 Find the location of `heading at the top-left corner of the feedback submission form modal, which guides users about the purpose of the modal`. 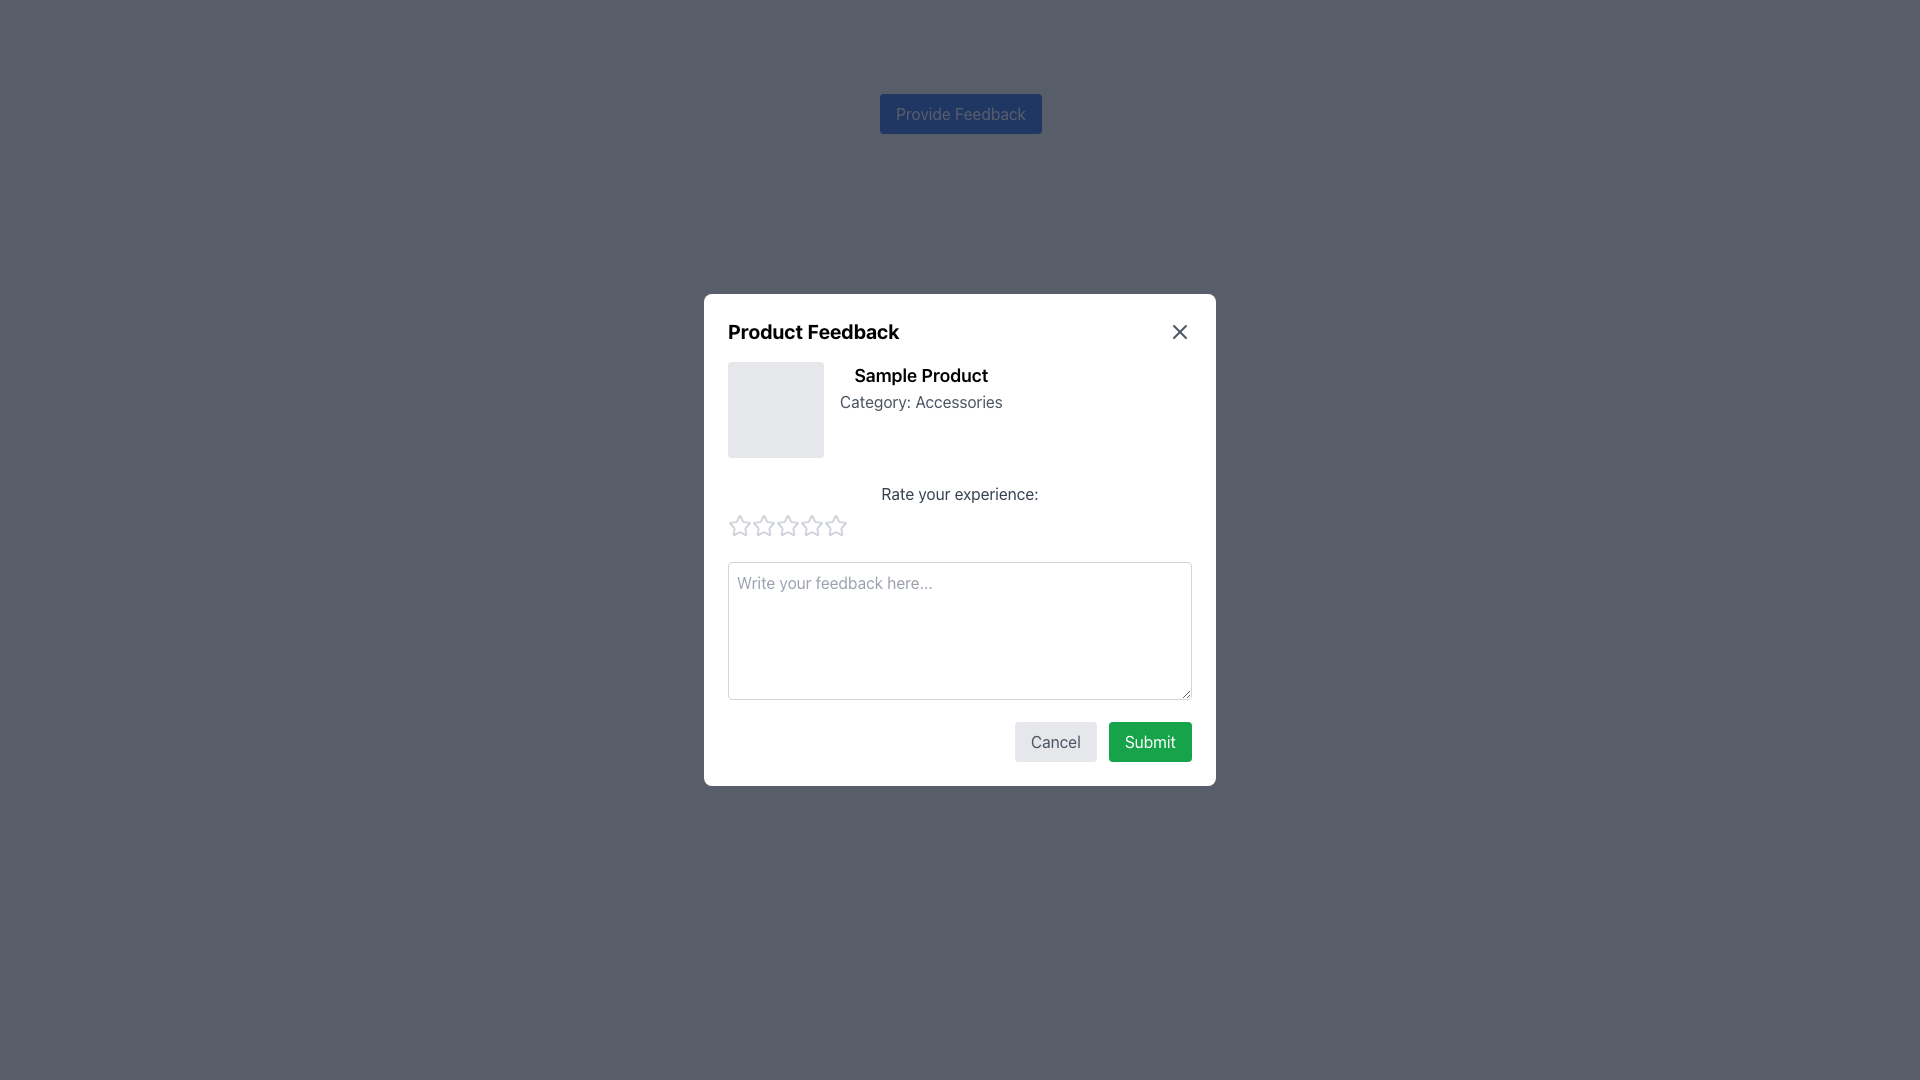

heading at the top-left corner of the feedback submission form modal, which guides users about the purpose of the modal is located at coordinates (813, 330).